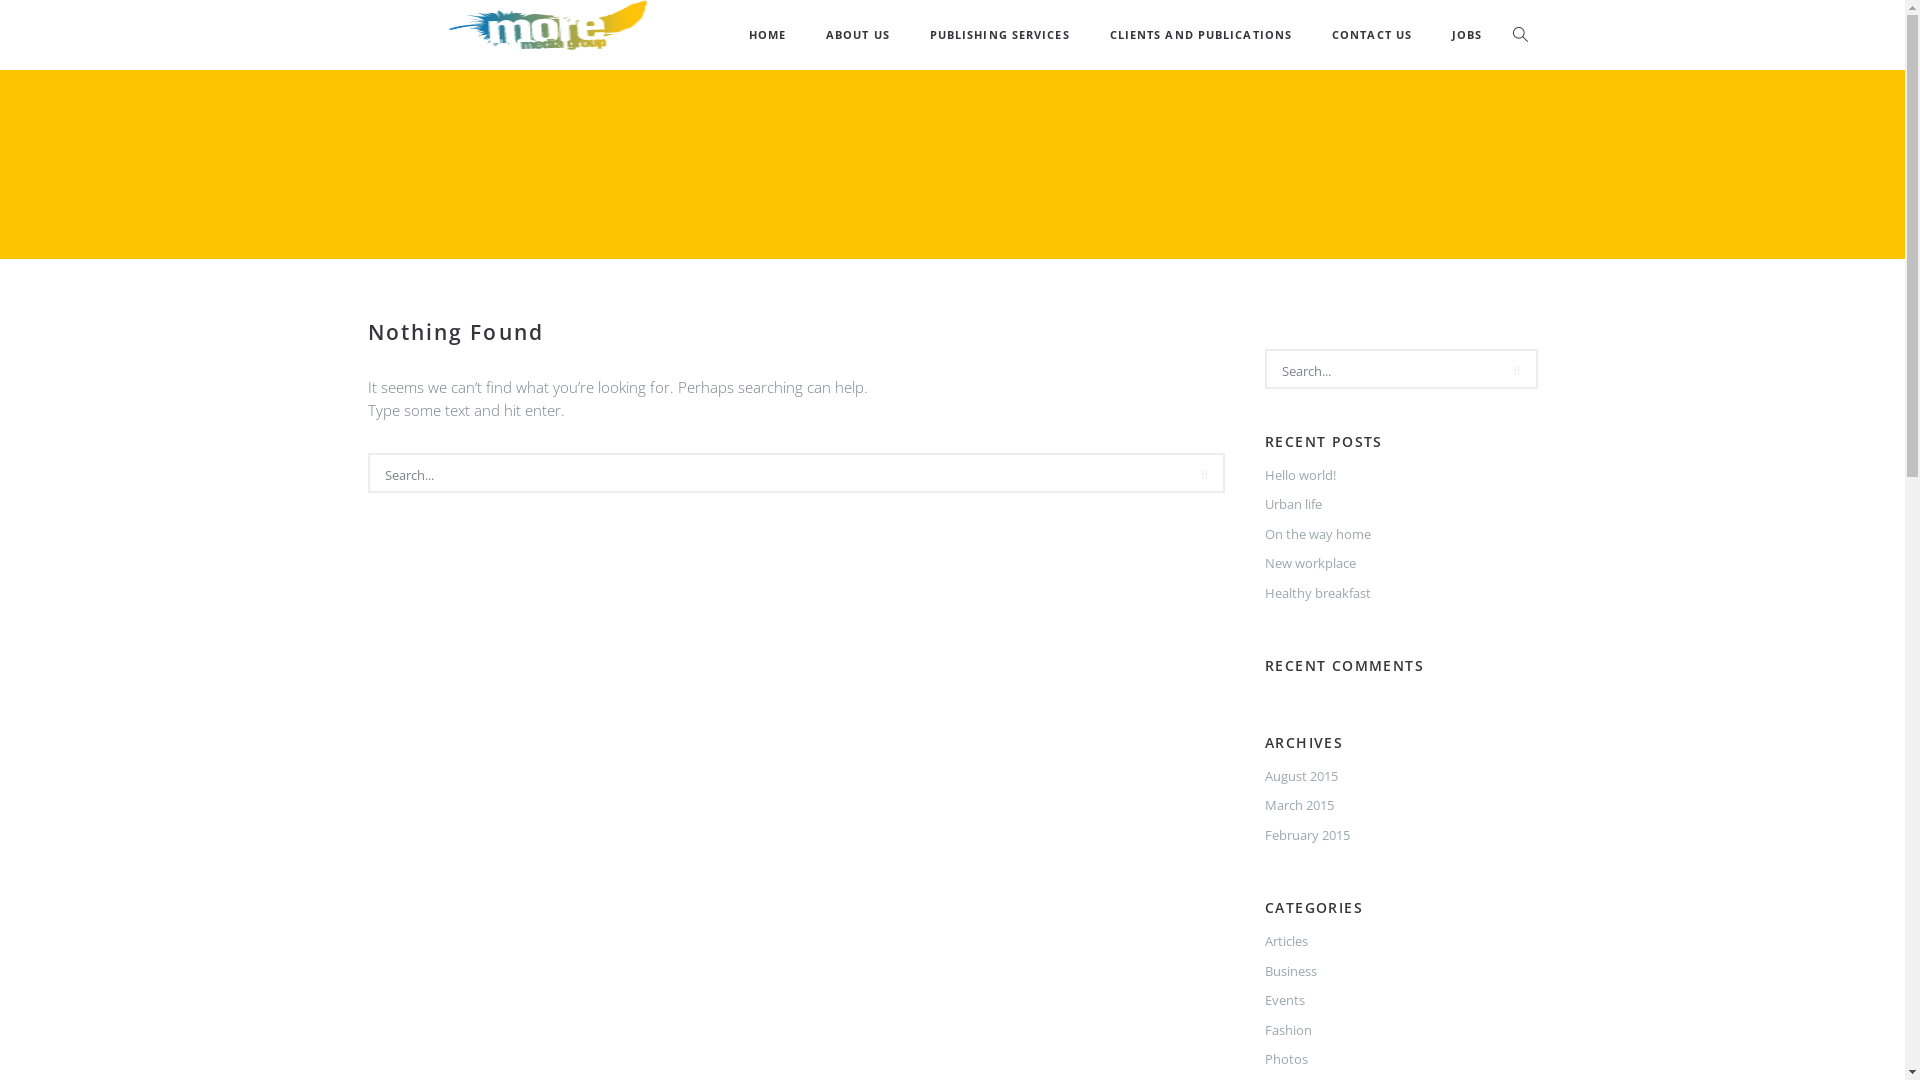 Image resolution: width=1920 pixels, height=1080 pixels. Describe the element at coordinates (1264, 774) in the screenshot. I see `'August 2015'` at that location.